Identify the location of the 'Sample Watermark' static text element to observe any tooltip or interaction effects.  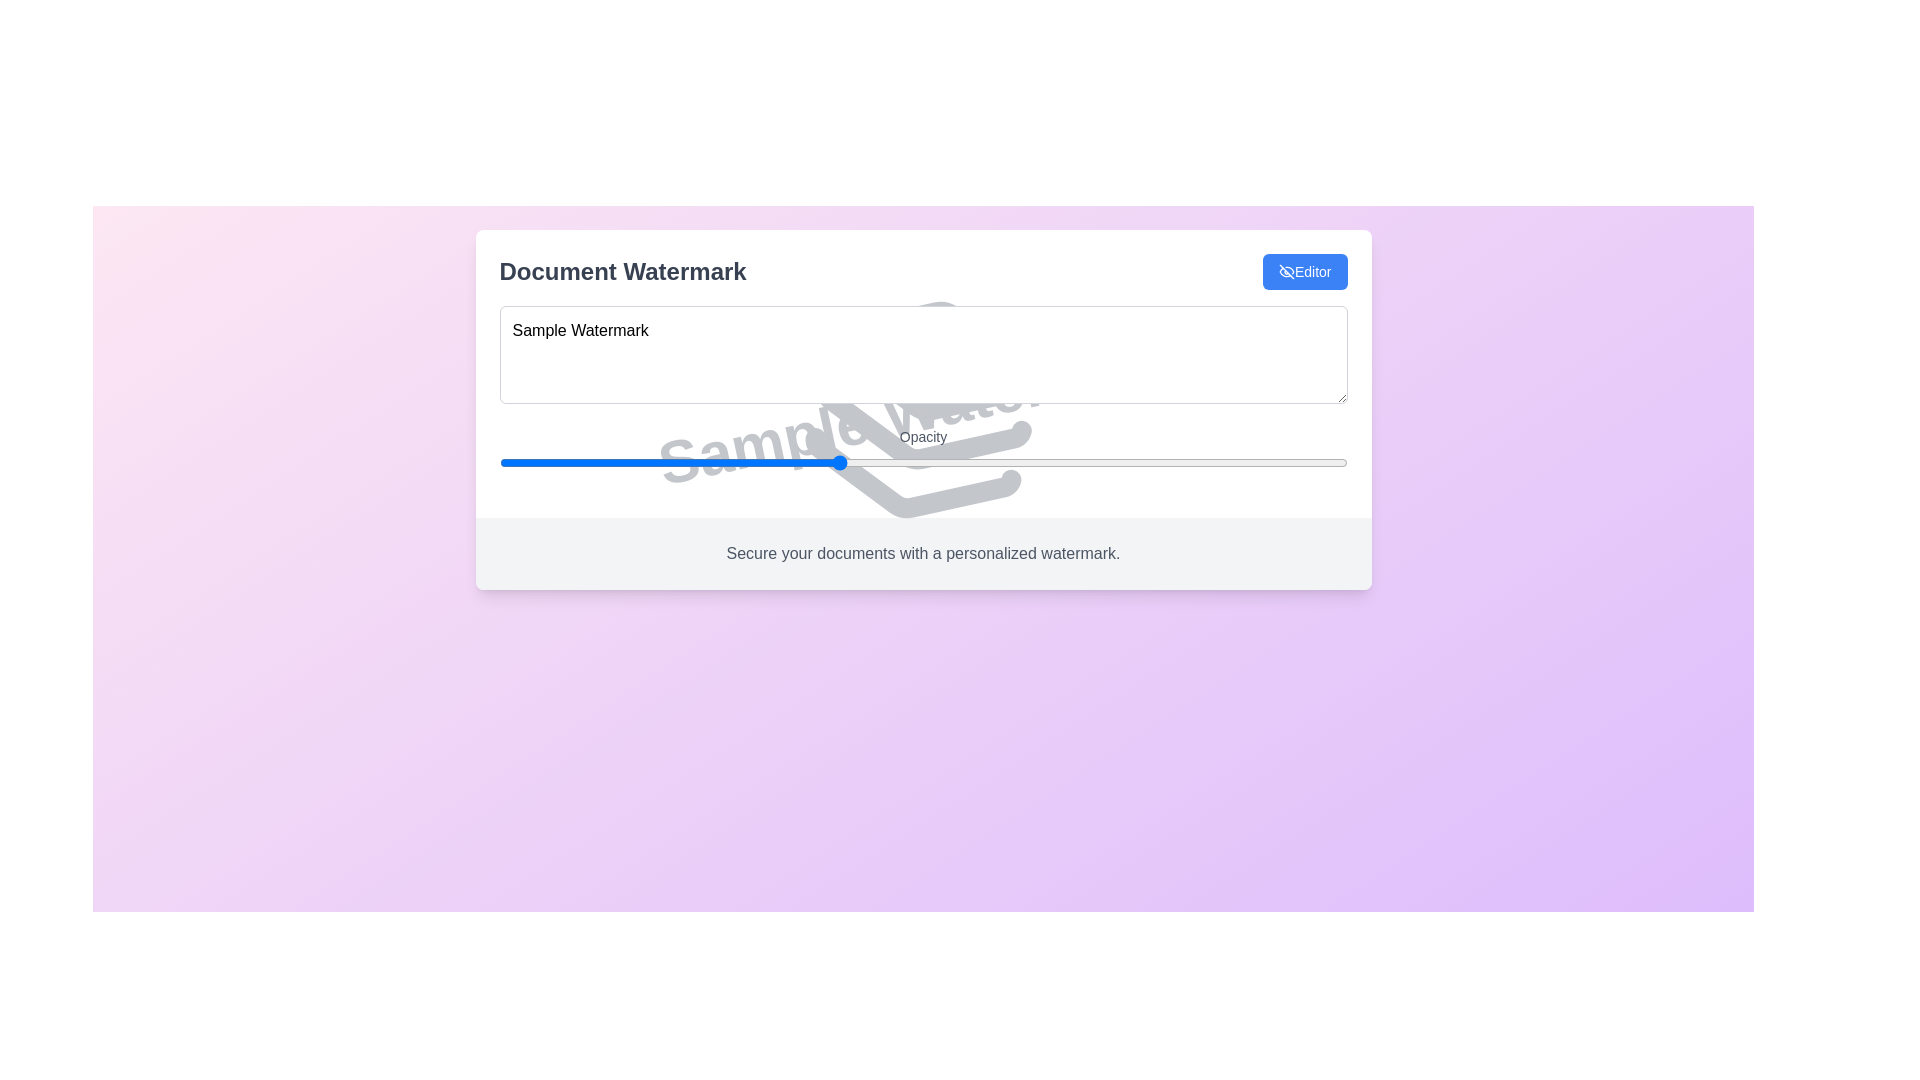
(922, 408).